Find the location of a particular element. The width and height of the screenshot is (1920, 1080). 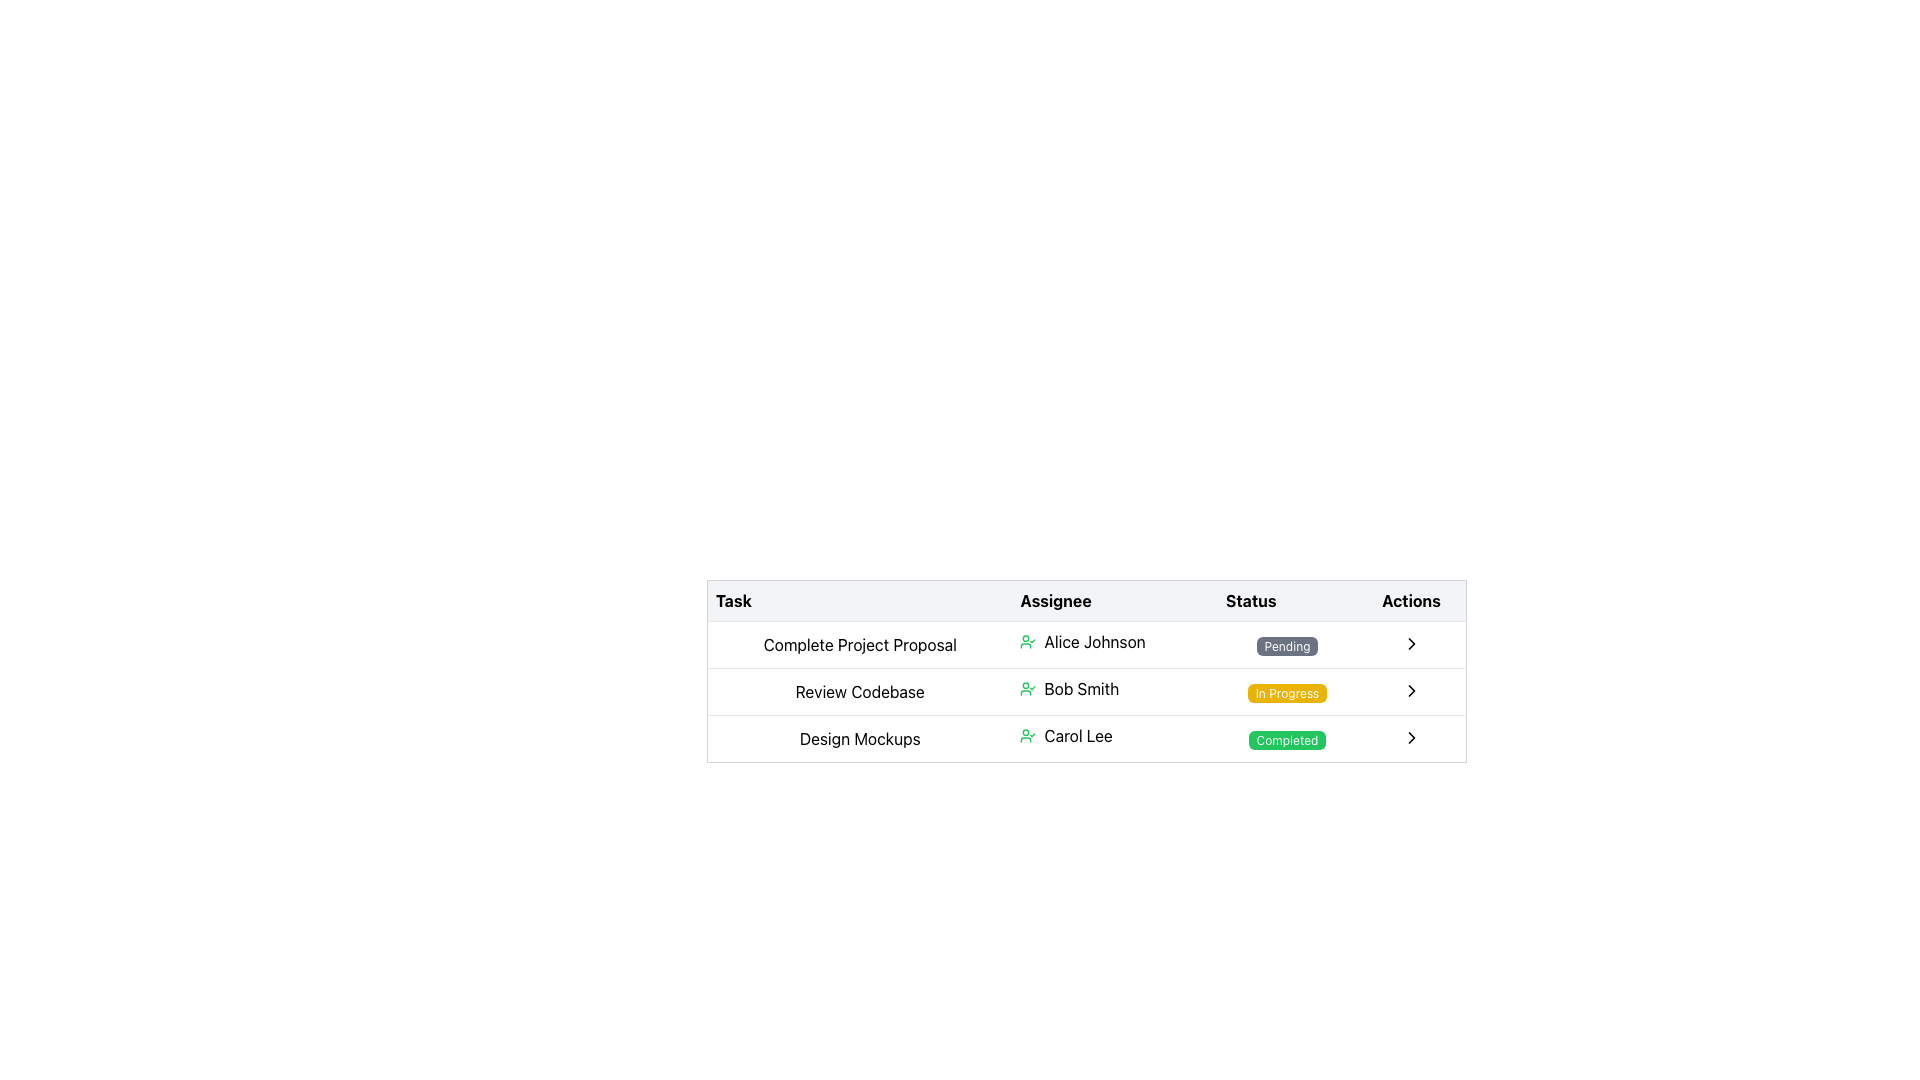

the chevron icon in the third column under 'Actions' for the 'Review Codebase' task is located at coordinates (1410, 689).